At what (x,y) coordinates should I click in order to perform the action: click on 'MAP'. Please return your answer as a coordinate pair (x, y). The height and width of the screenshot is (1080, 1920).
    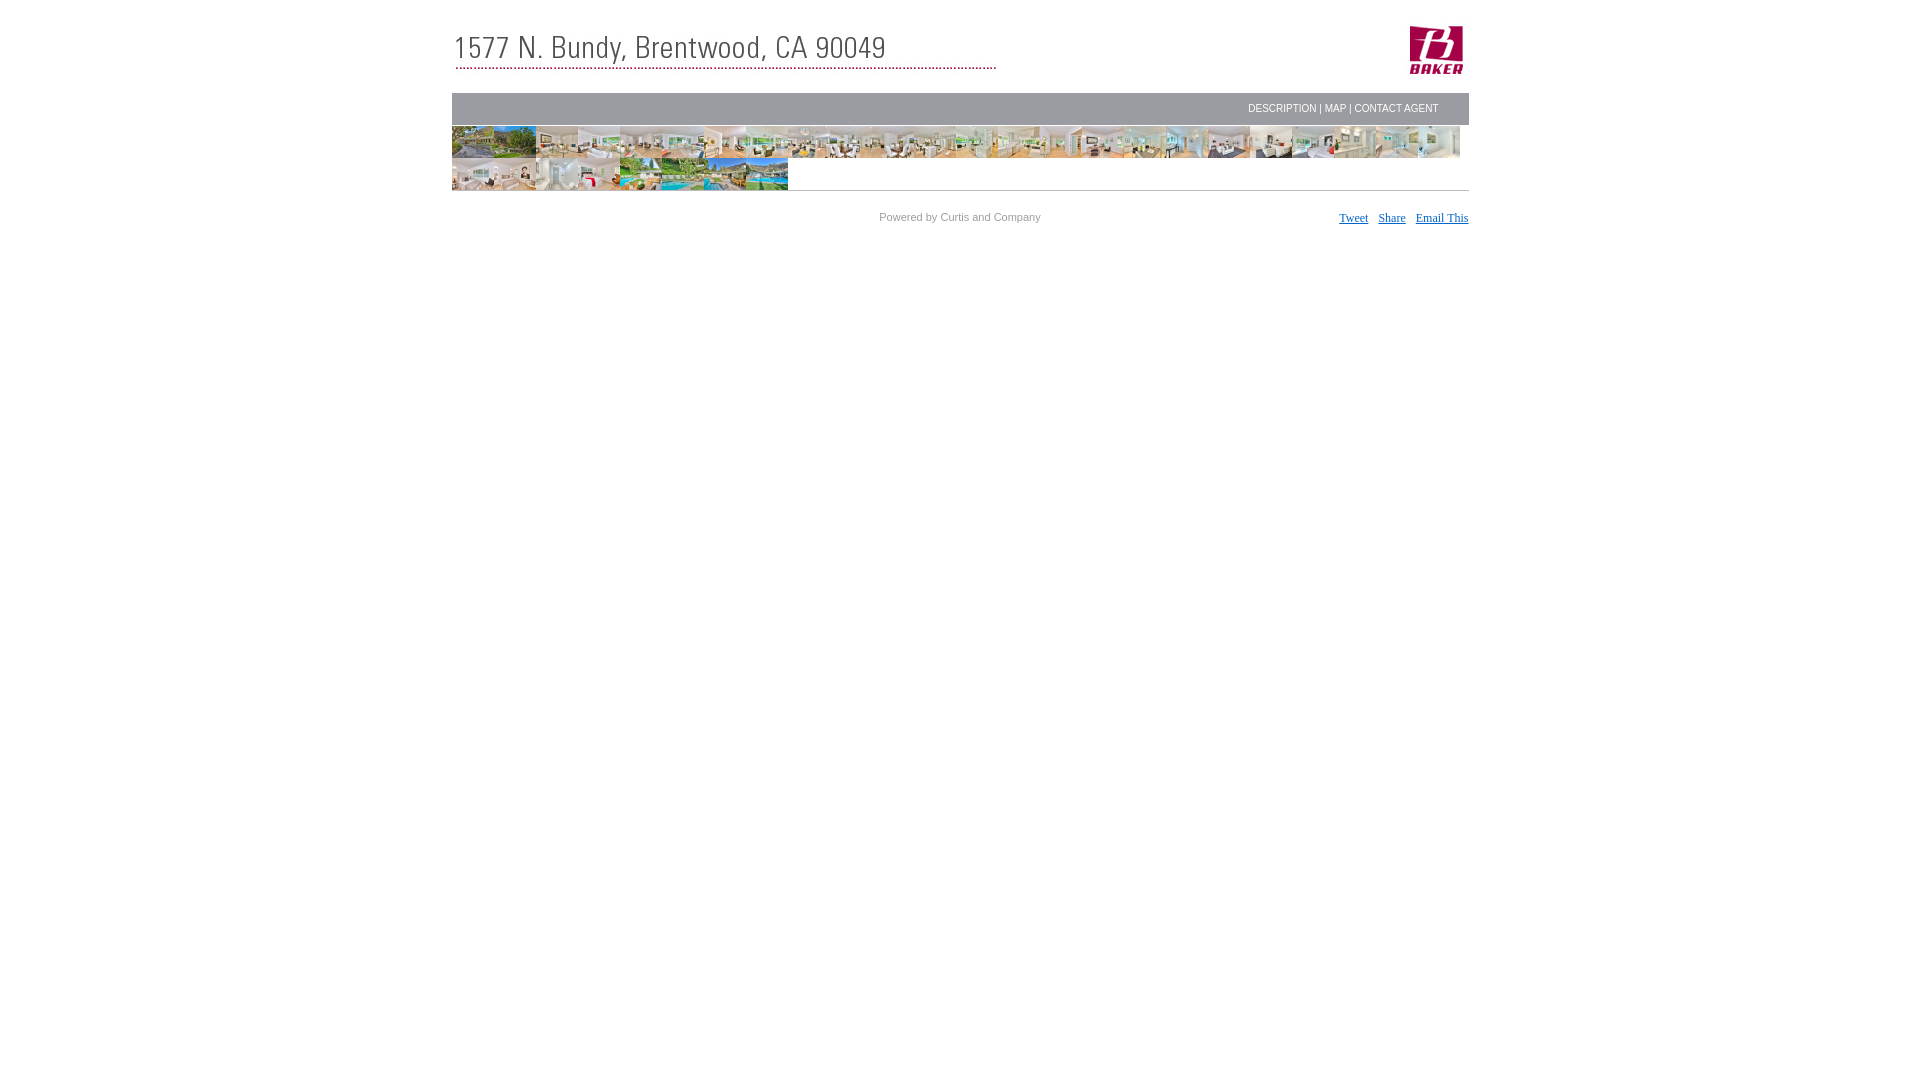
    Looking at the image, I should click on (1324, 108).